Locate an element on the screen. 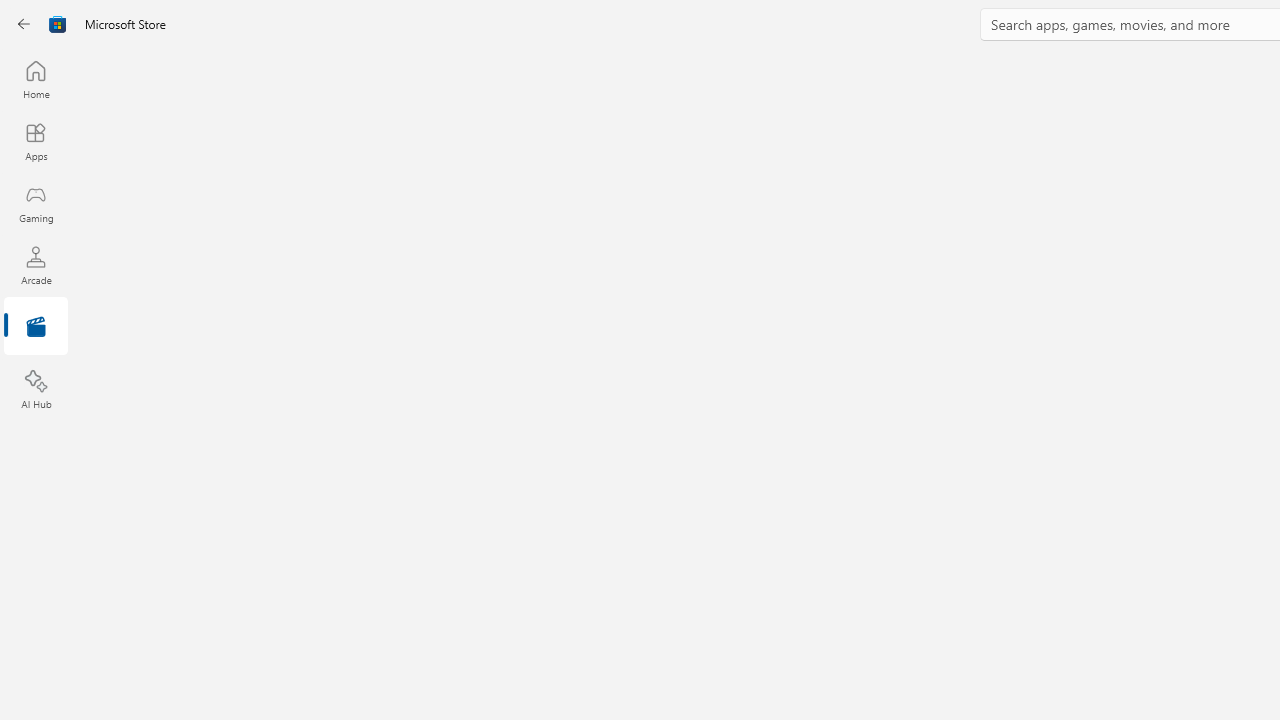 This screenshot has width=1280, height=720. 'Entertainment' is located at coordinates (35, 326).